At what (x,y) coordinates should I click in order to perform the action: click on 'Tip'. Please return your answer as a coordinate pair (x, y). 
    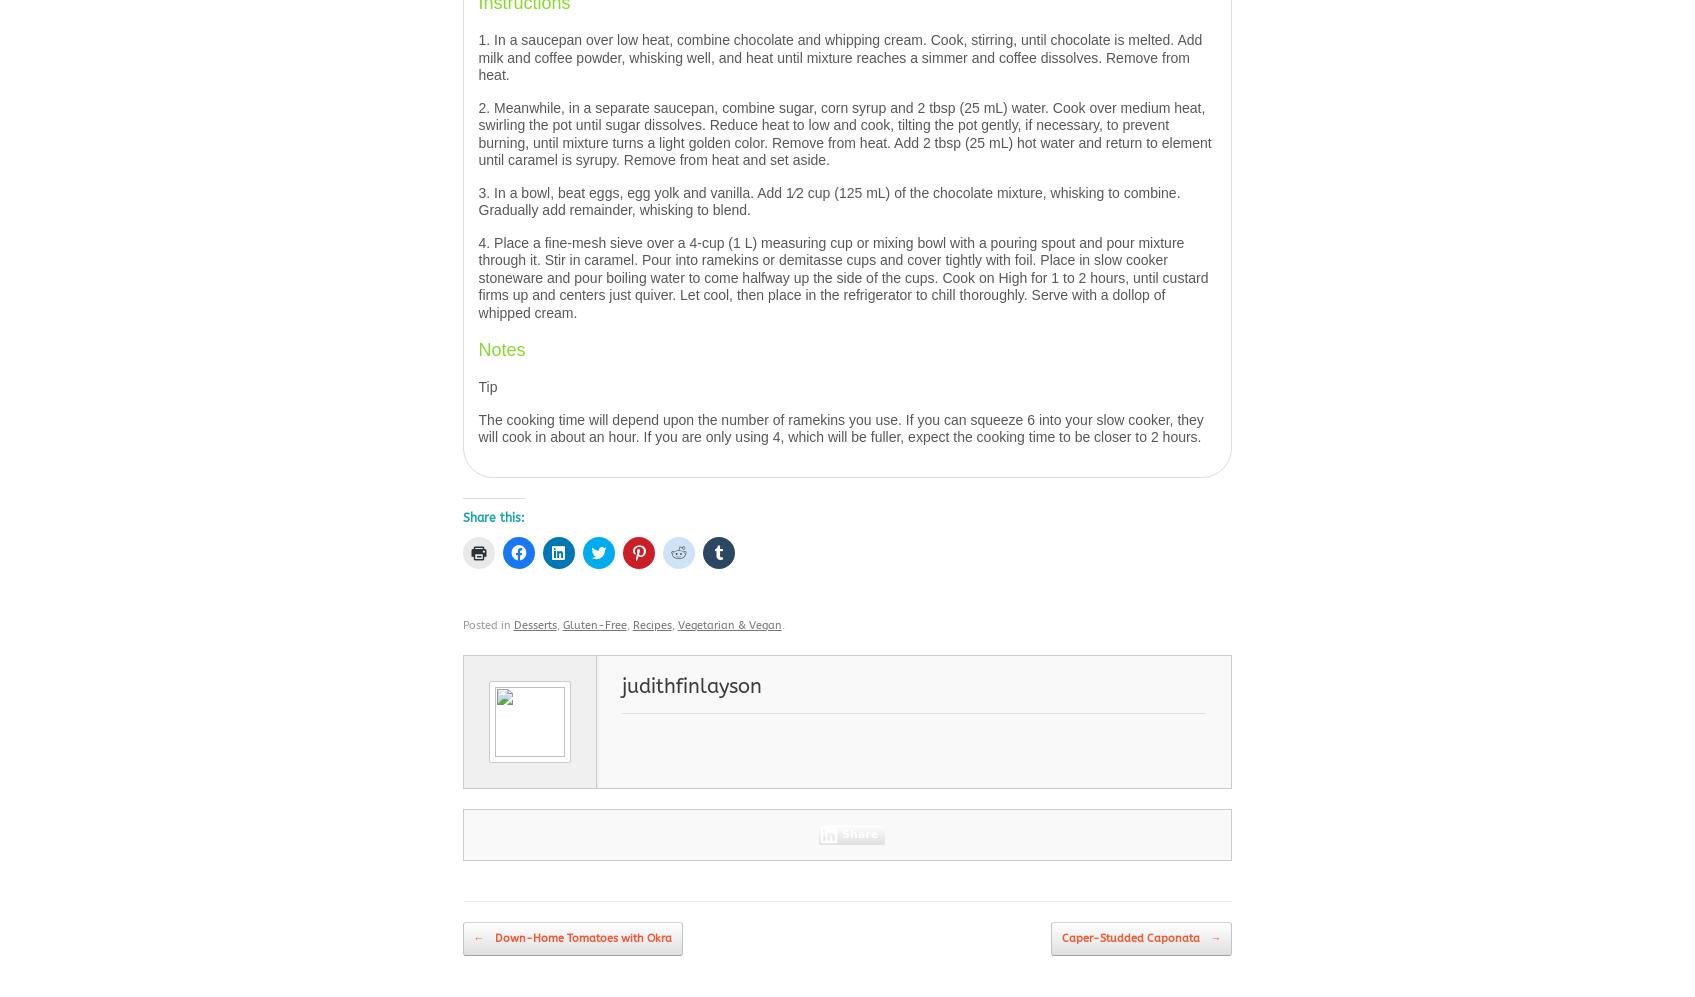
    Looking at the image, I should click on (476, 387).